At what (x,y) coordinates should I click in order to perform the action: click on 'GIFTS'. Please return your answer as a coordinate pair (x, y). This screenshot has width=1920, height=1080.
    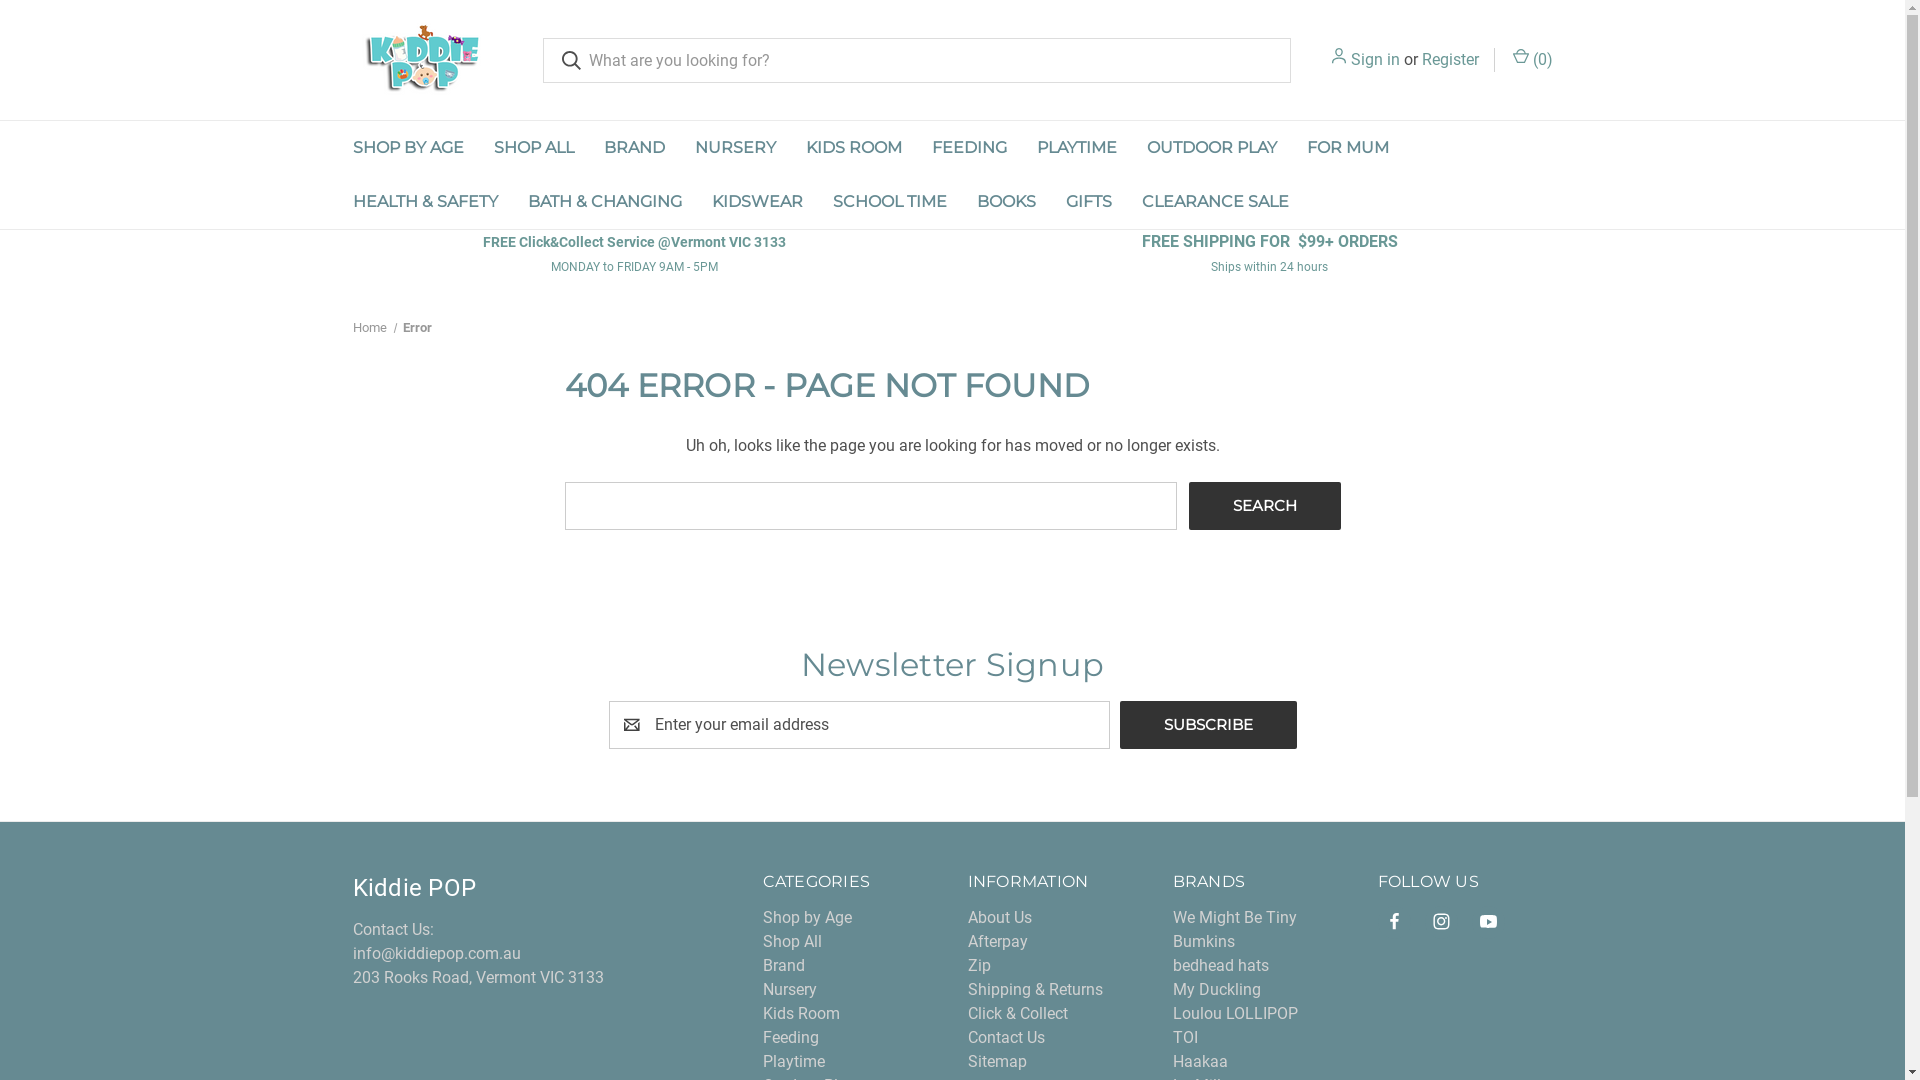
    Looking at the image, I should click on (1087, 201).